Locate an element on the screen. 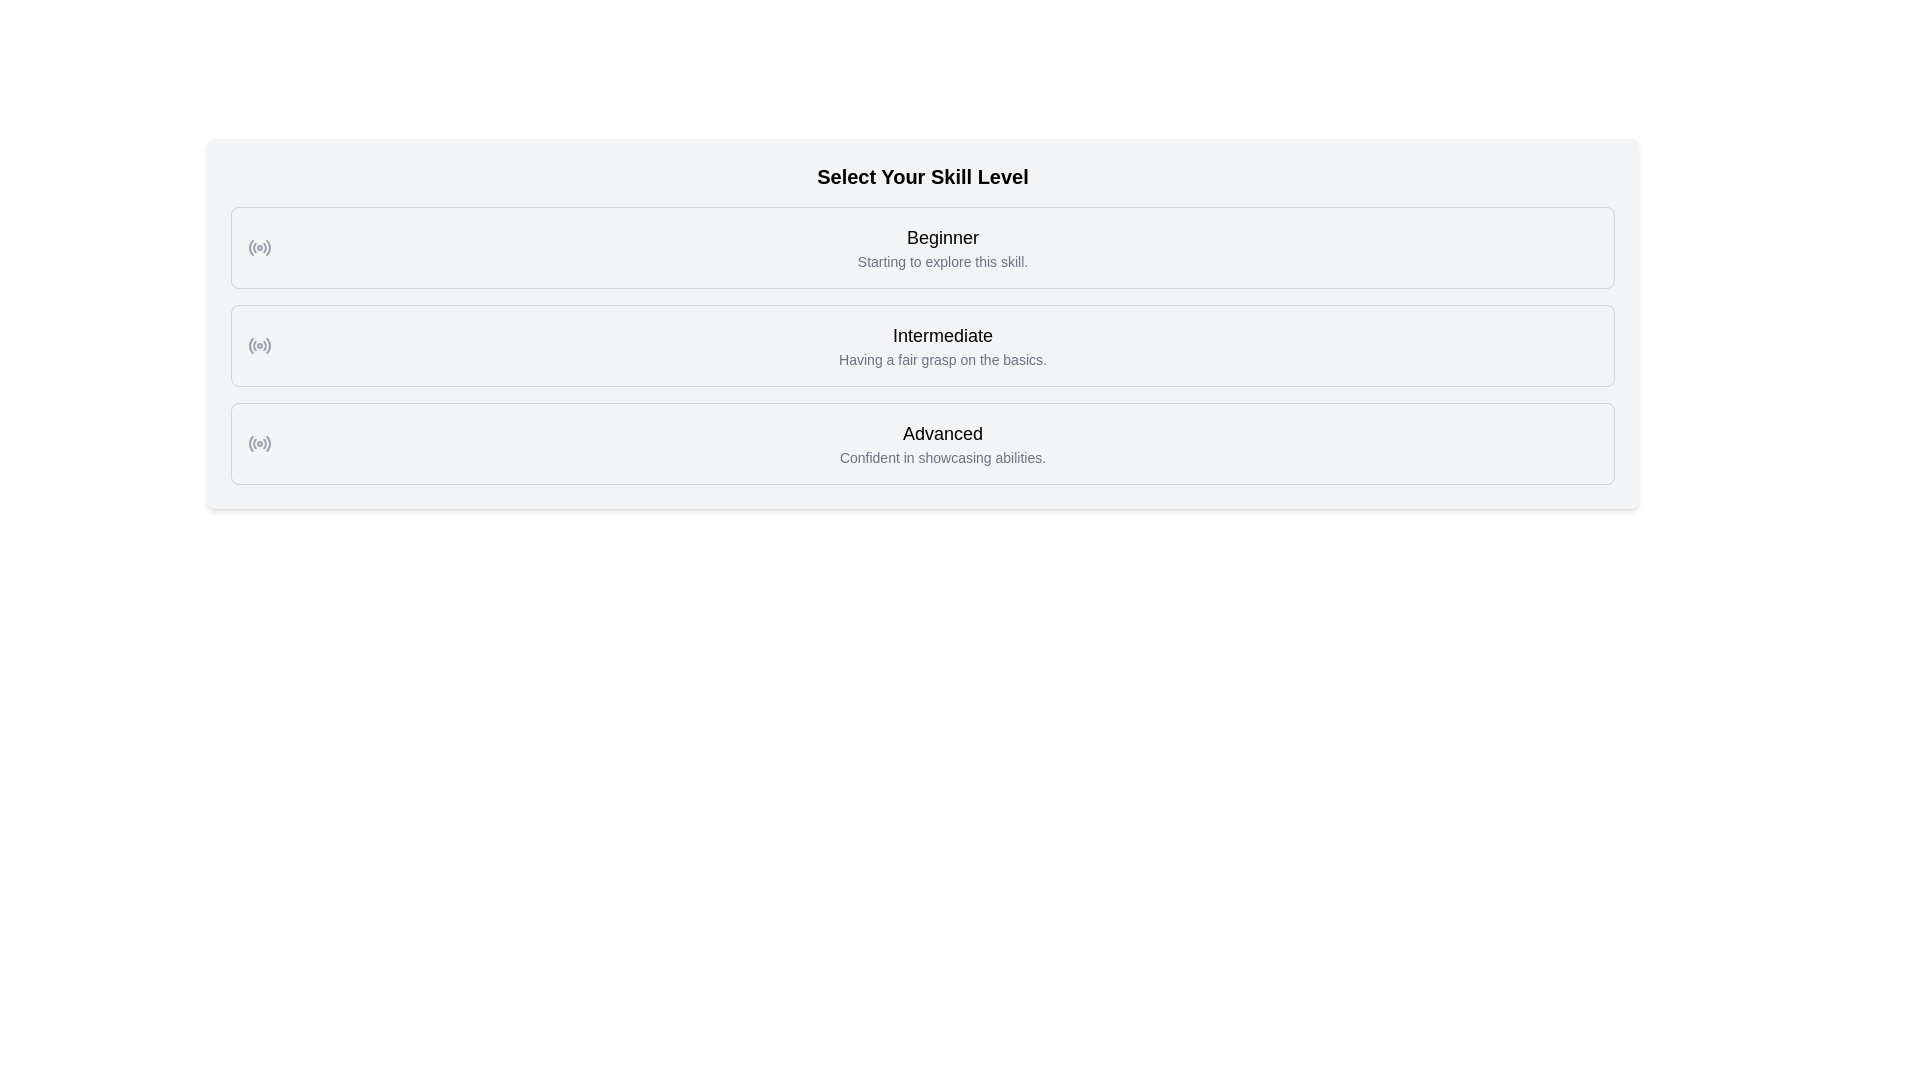  text displayed in the Text Display area that shows 'Confident in showcasing abilities.' located below the 'Advanced' heading is located at coordinates (941, 458).